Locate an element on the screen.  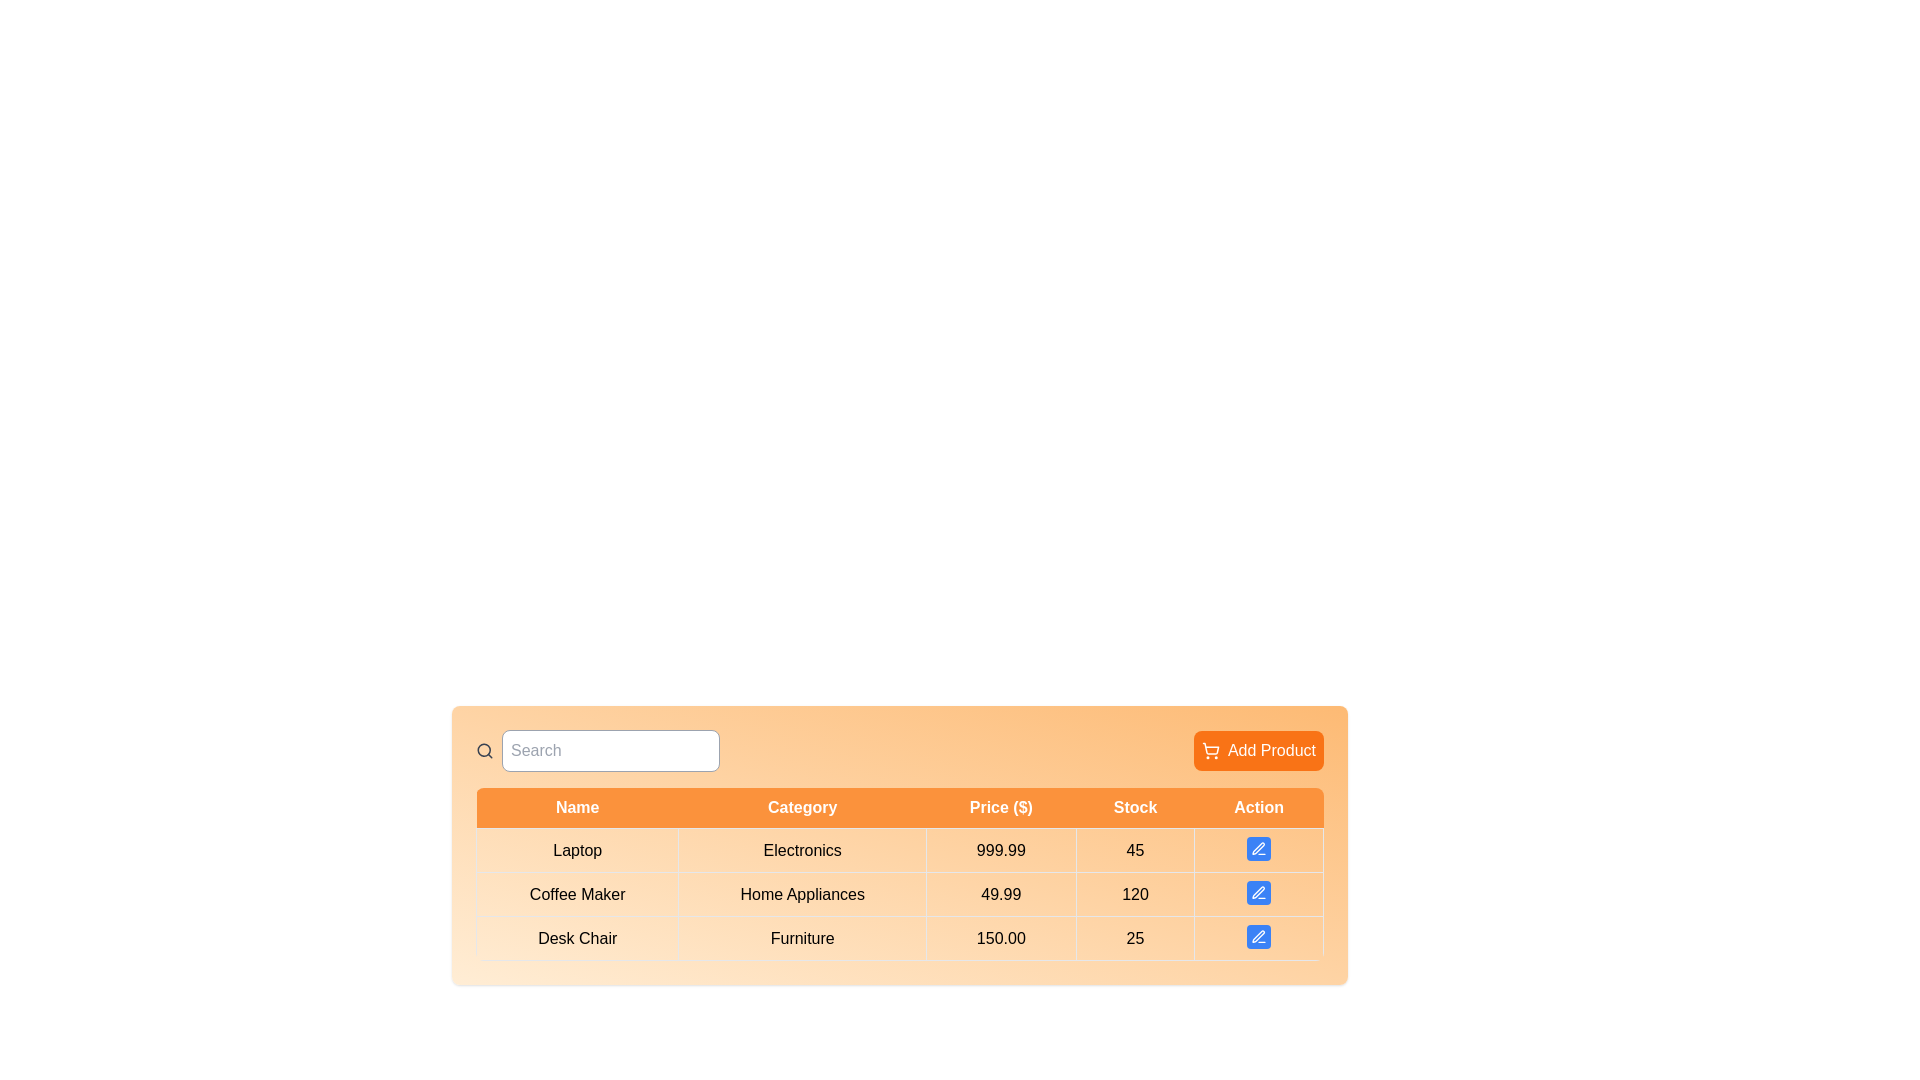
the text element displaying the price '999.99' for the product 'Laptop' in the 'Price ($)' category, which is centered on a light orange background is located at coordinates (1001, 850).